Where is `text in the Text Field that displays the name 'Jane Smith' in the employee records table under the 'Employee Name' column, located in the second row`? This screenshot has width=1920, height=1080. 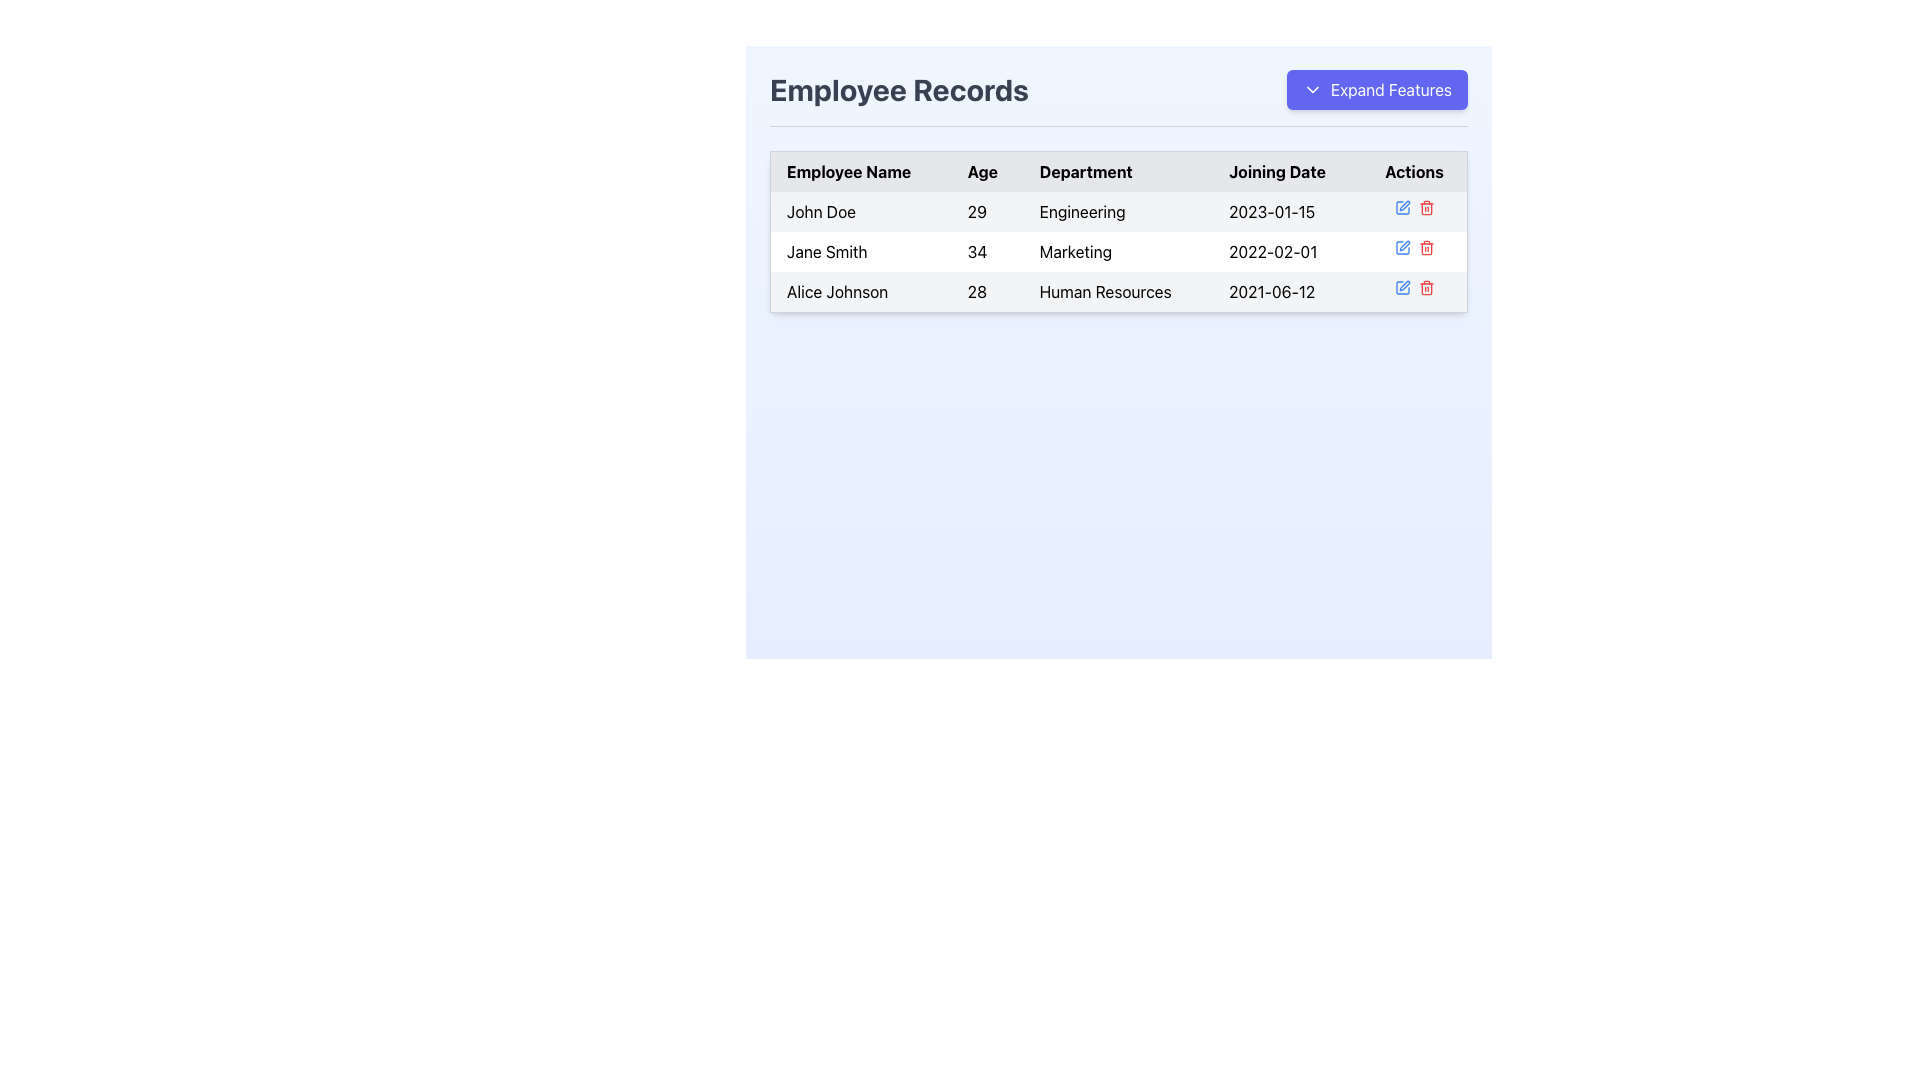
text in the Text Field that displays the name 'Jane Smith' in the employee records table under the 'Employee Name' column, located in the second row is located at coordinates (861, 250).